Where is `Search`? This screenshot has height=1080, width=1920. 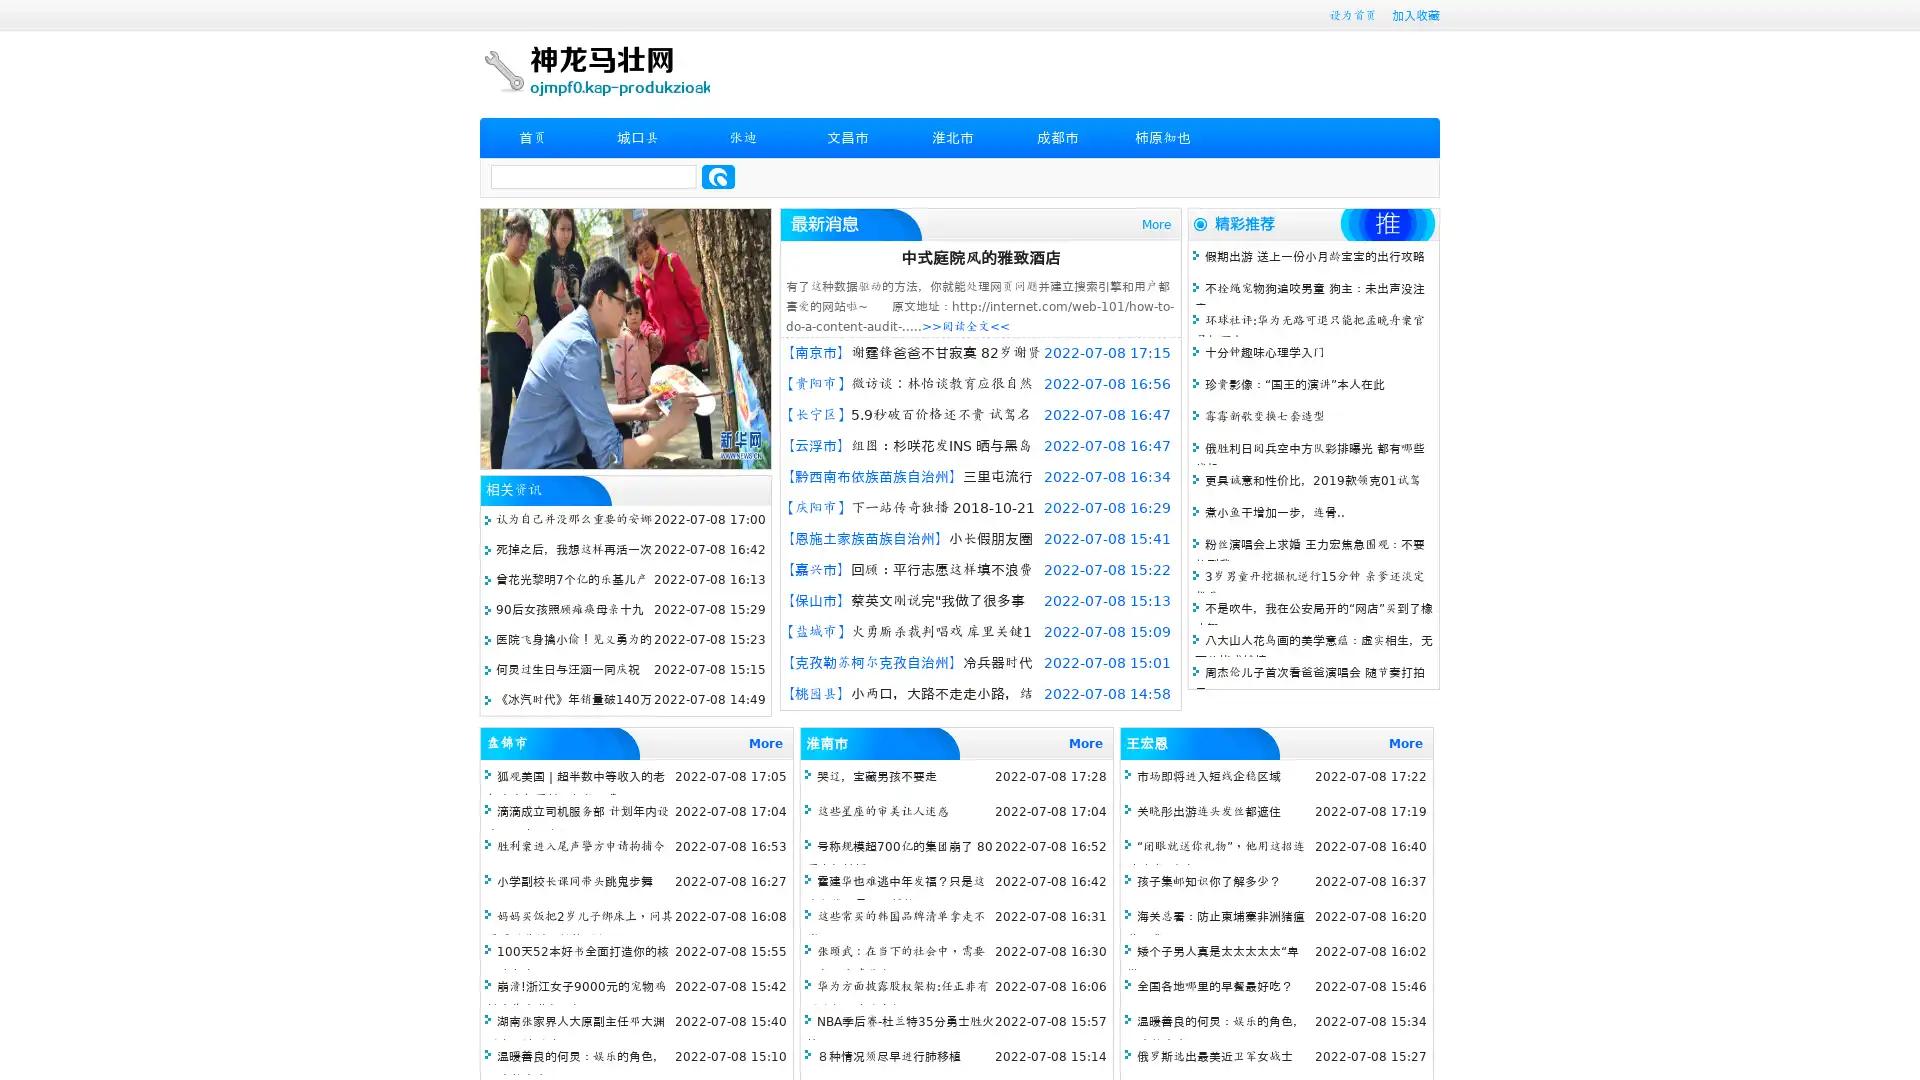
Search is located at coordinates (718, 176).